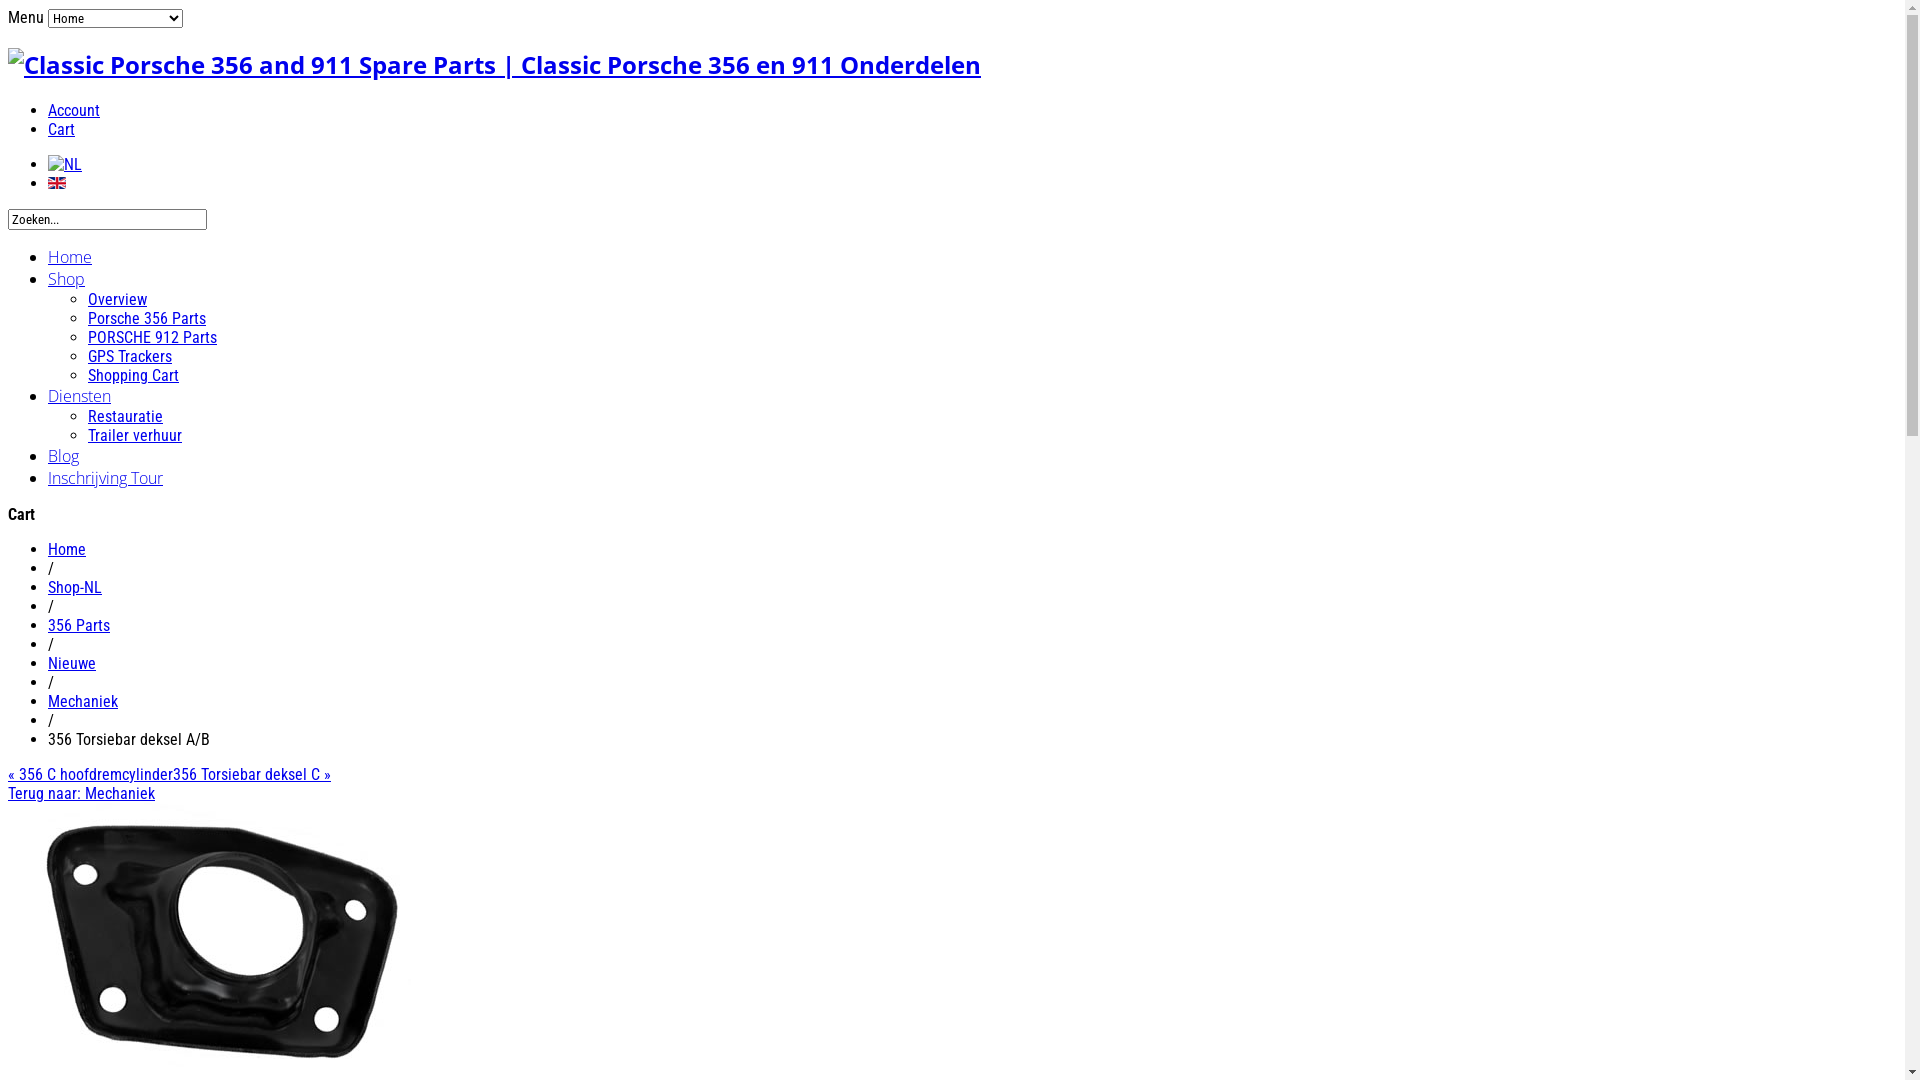  What do you see at coordinates (61, 129) in the screenshot?
I see `'Cart'` at bounding box center [61, 129].